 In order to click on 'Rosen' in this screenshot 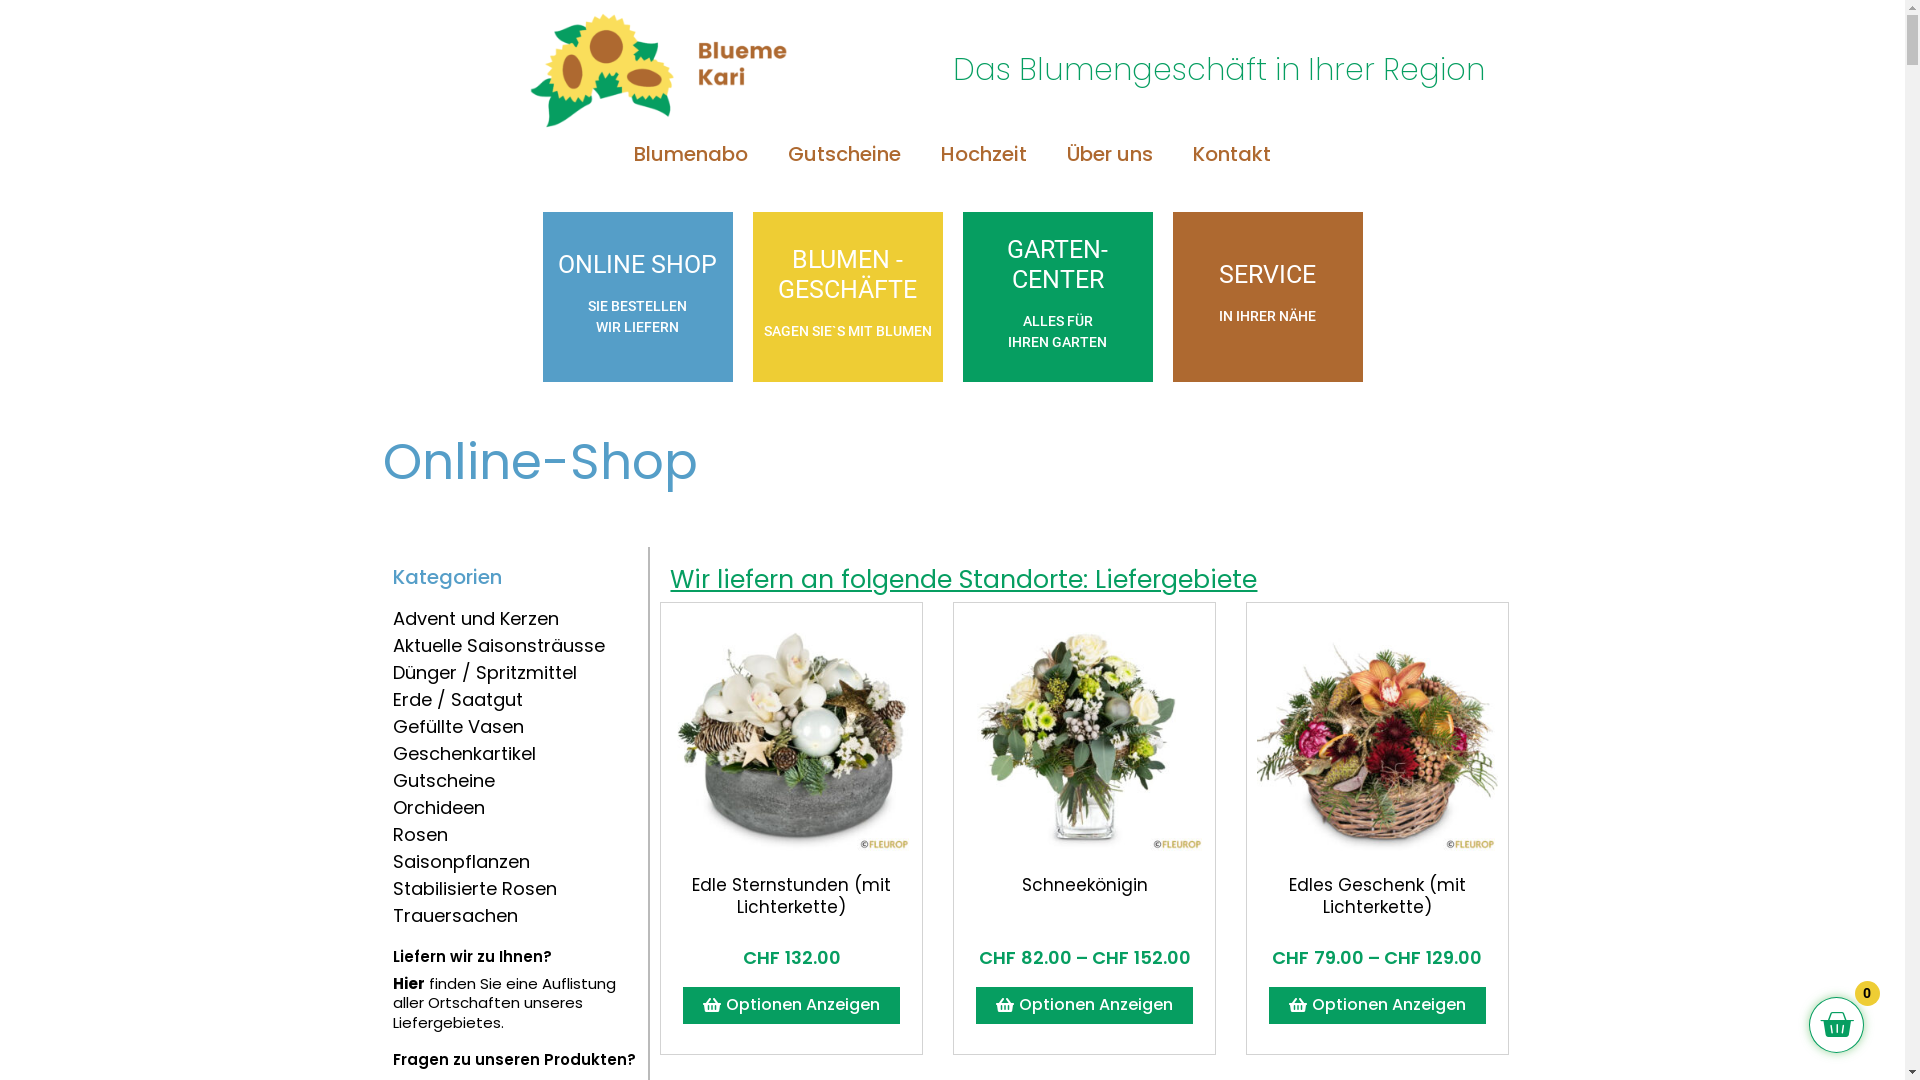, I will do `click(418, 834)`.